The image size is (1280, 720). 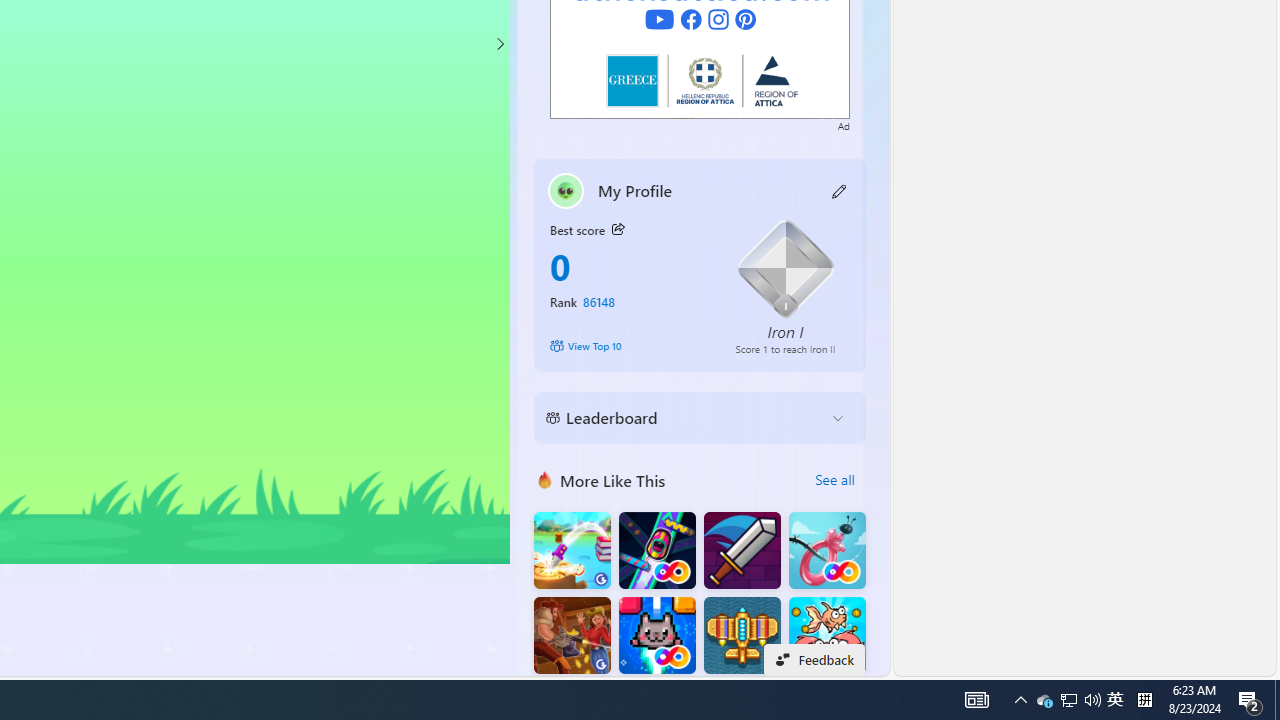 What do you see at coordinates (741, 550) in the screenshot?
I see `'Dungeon Master Knight'` at bounding box center [741, 550].